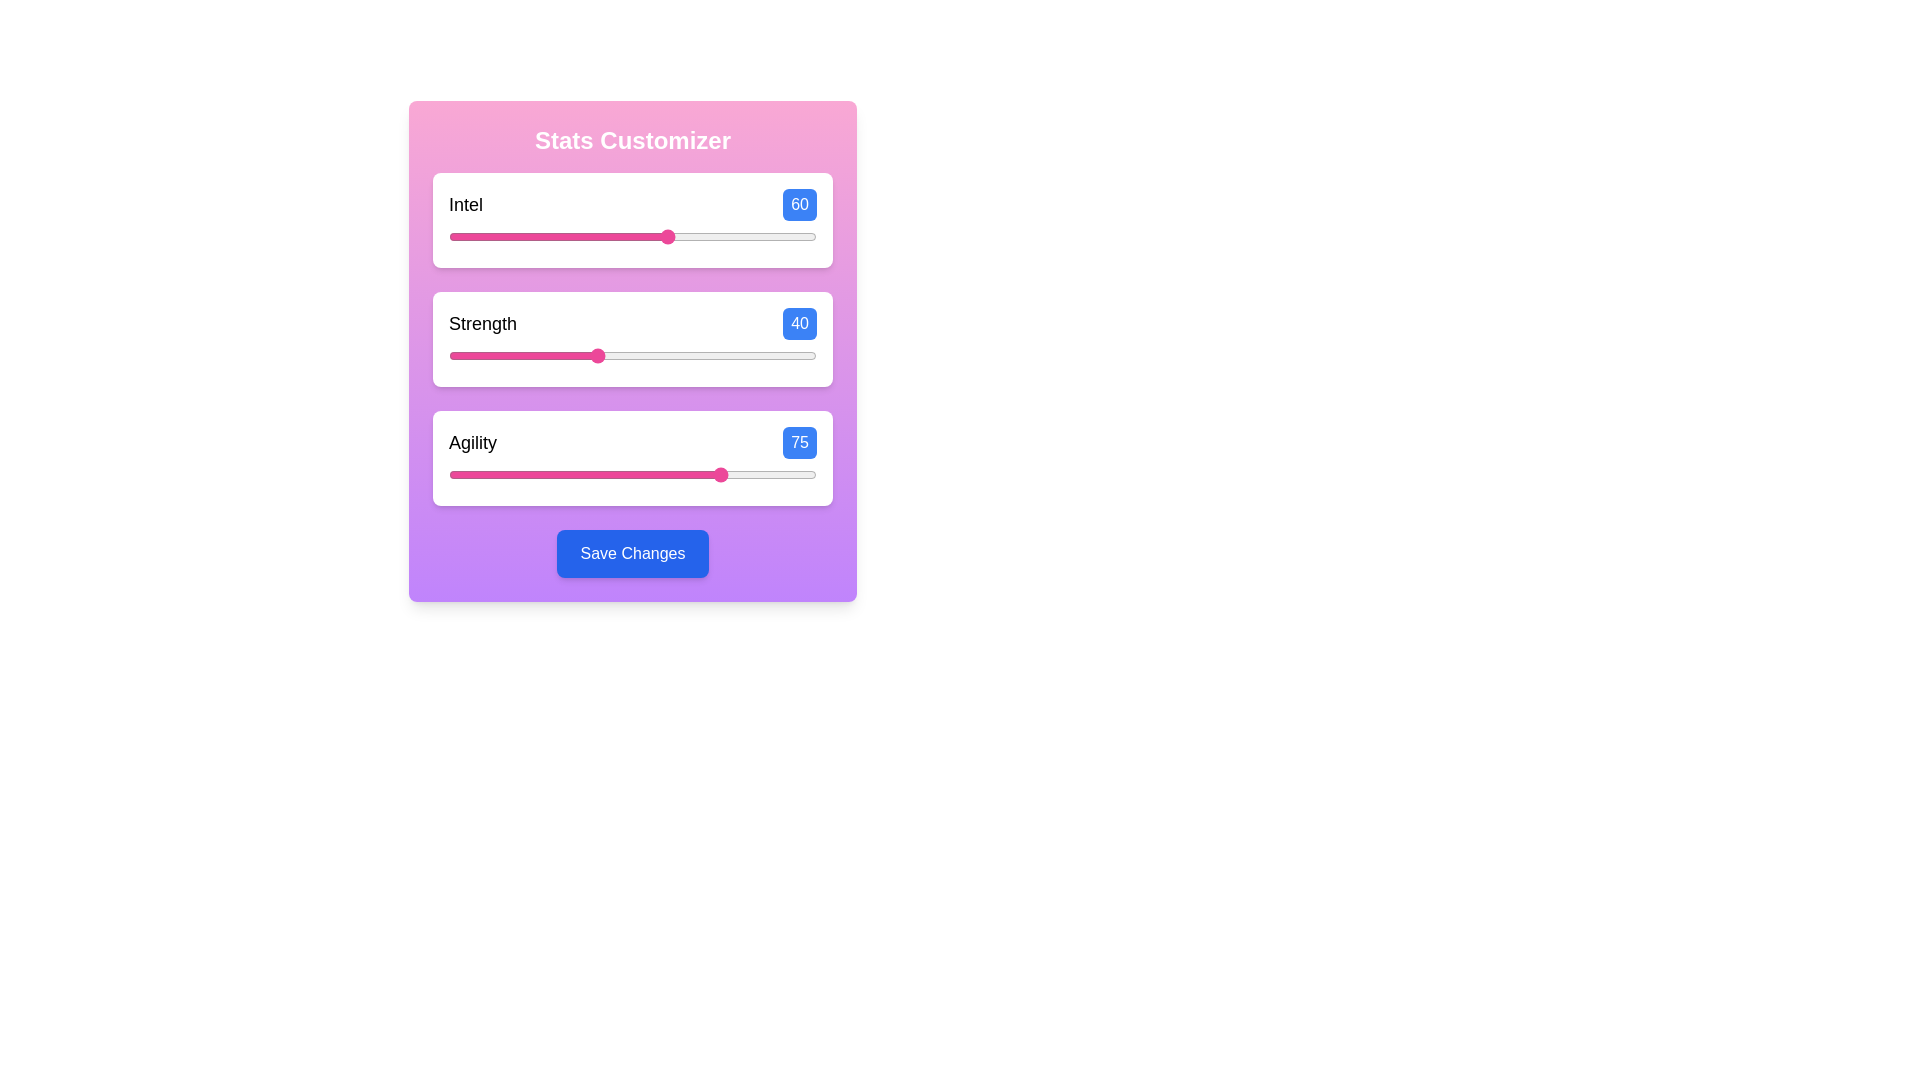 The height and width of the screenshot is (1080, 1920). What do you see at coordinates (800, 323) in the screenshot?
I see `the blue rectangular badge displaying the number '40', which is located on the right side of the 'Strength' label and slider` at bounding box center [800, 323].